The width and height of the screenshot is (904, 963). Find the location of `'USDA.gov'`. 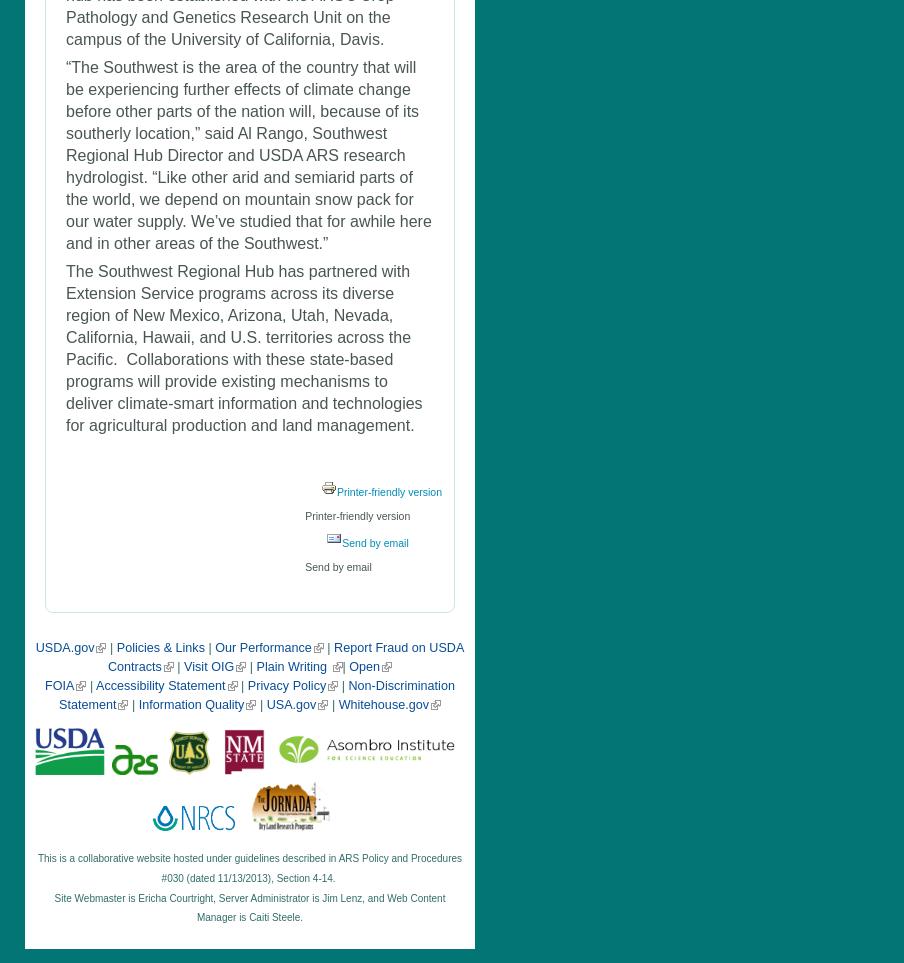

'USDA.gov' is located at coordinates (33, 647).